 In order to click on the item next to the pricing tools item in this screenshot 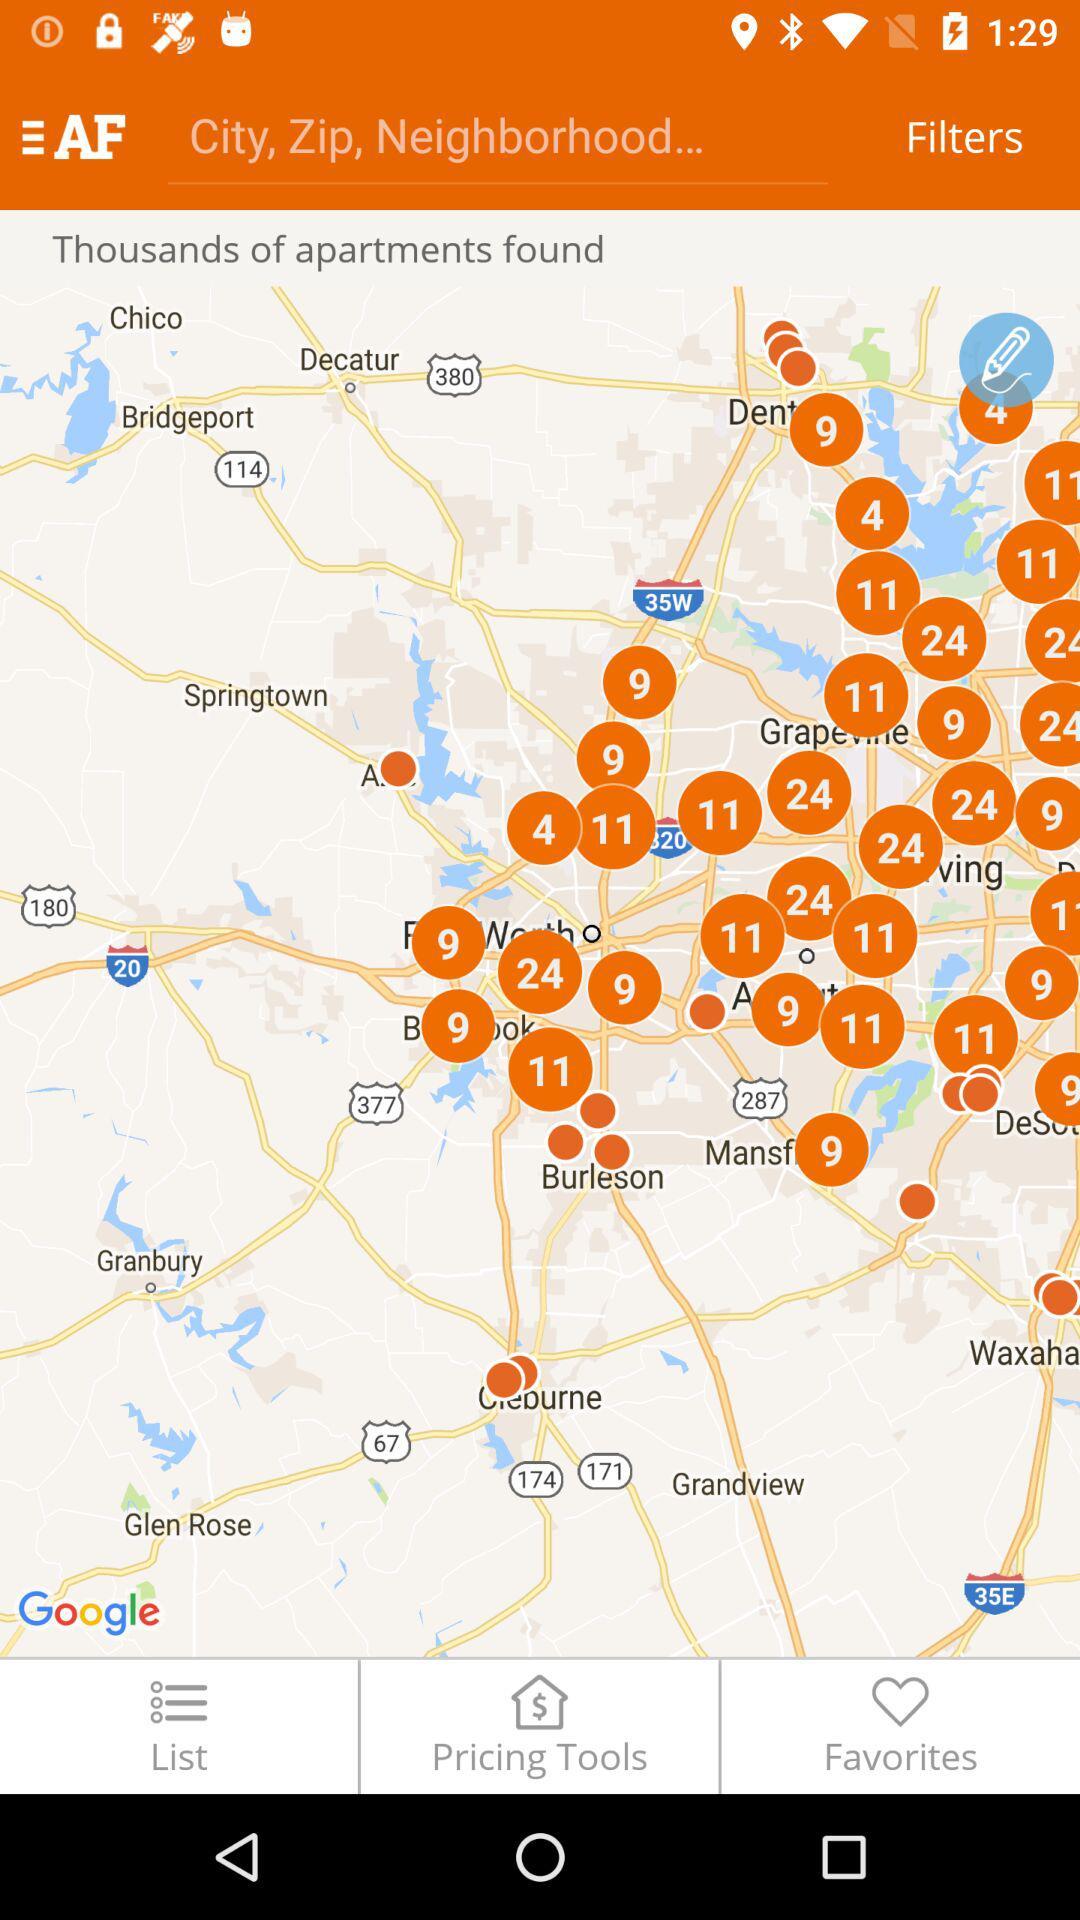, I will do `click(900, 1725)`.